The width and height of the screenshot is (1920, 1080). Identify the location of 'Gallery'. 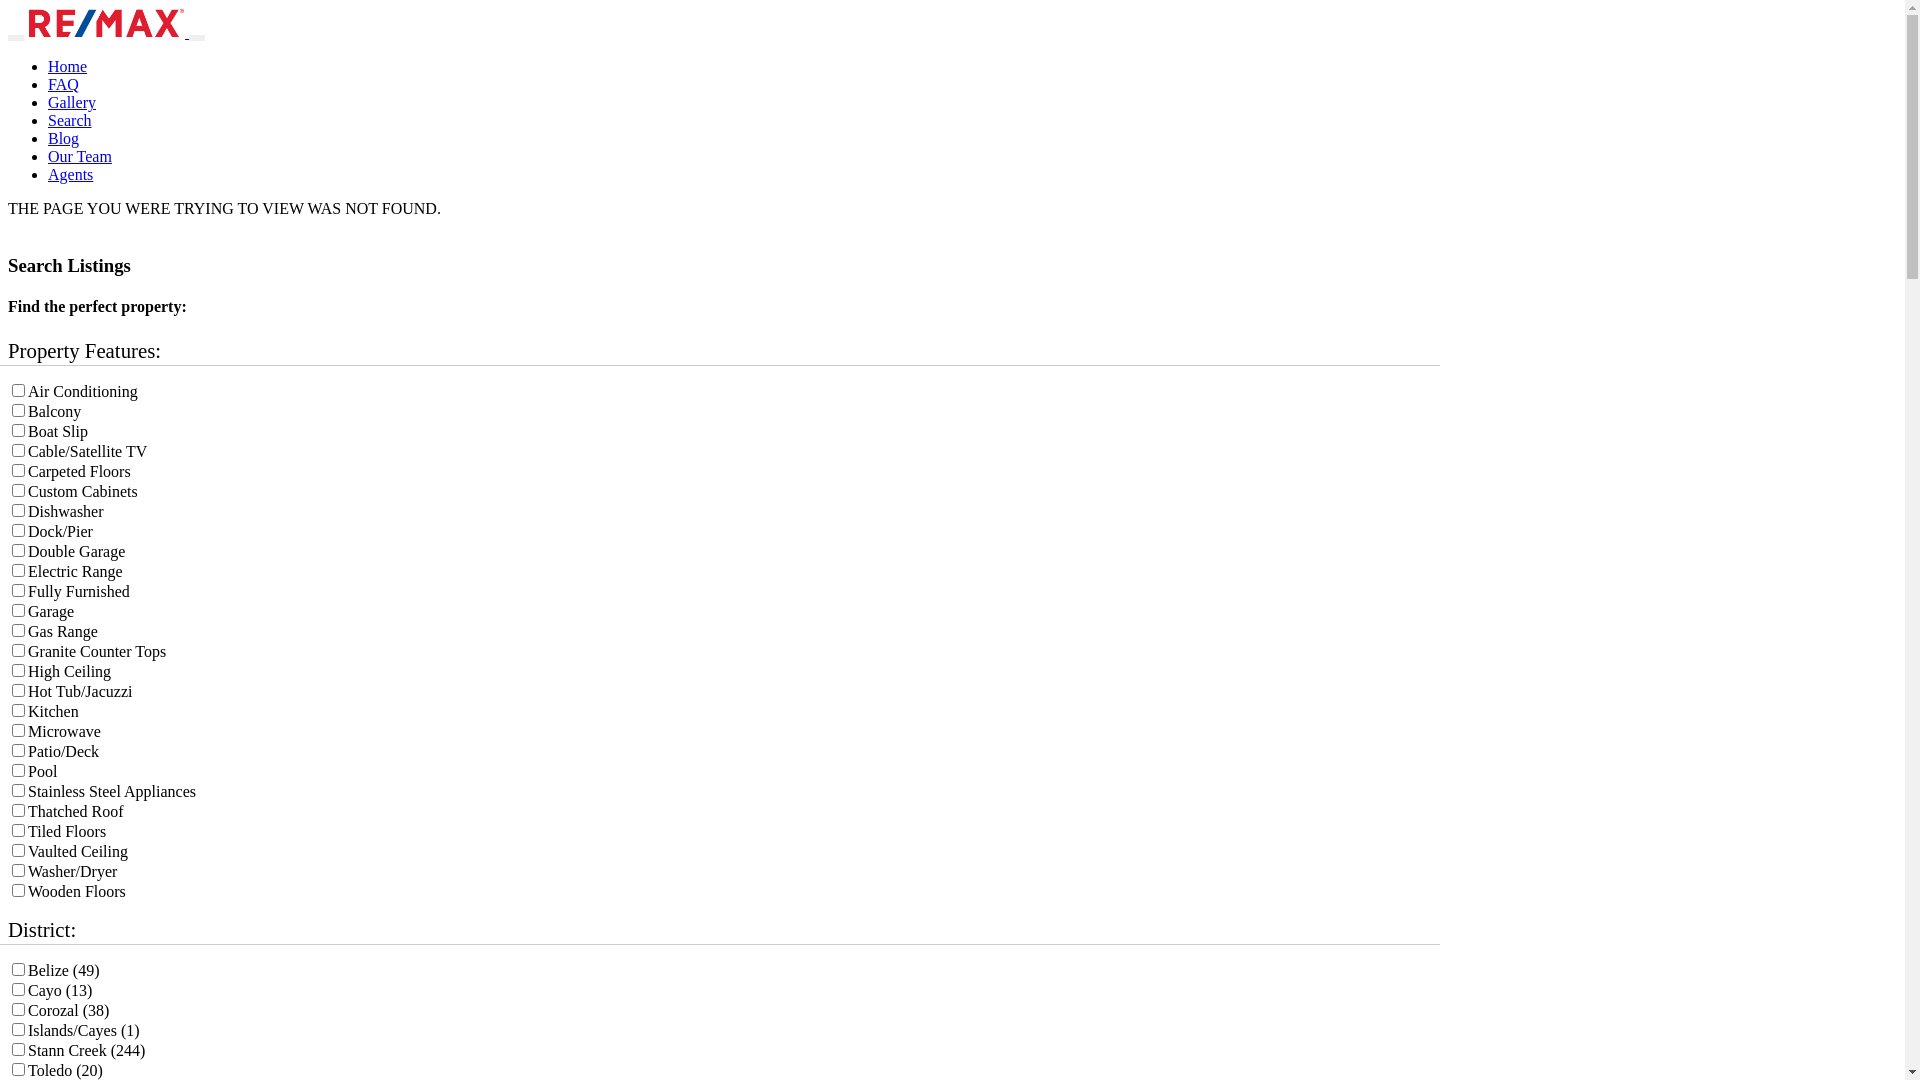
(72, 102).